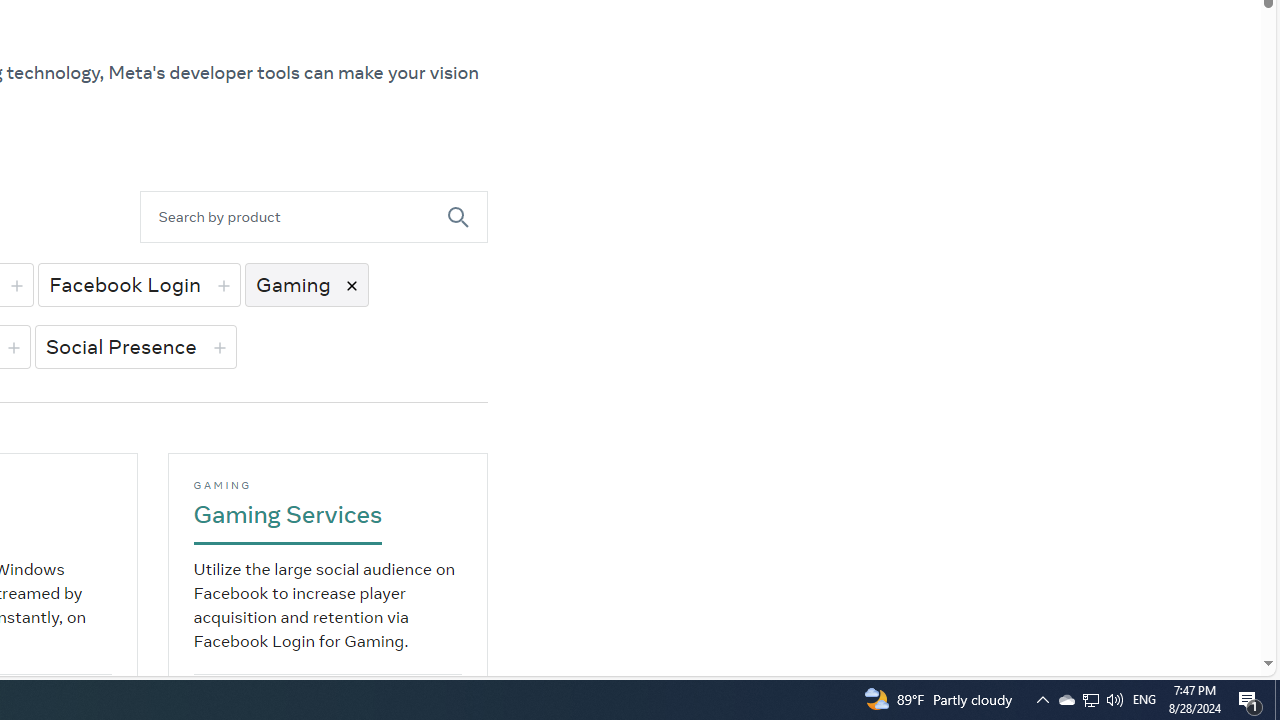 Image resolution: width=1280 pixels, height=720 pixels. I want to click on 'Search by product', so click(292, 217).